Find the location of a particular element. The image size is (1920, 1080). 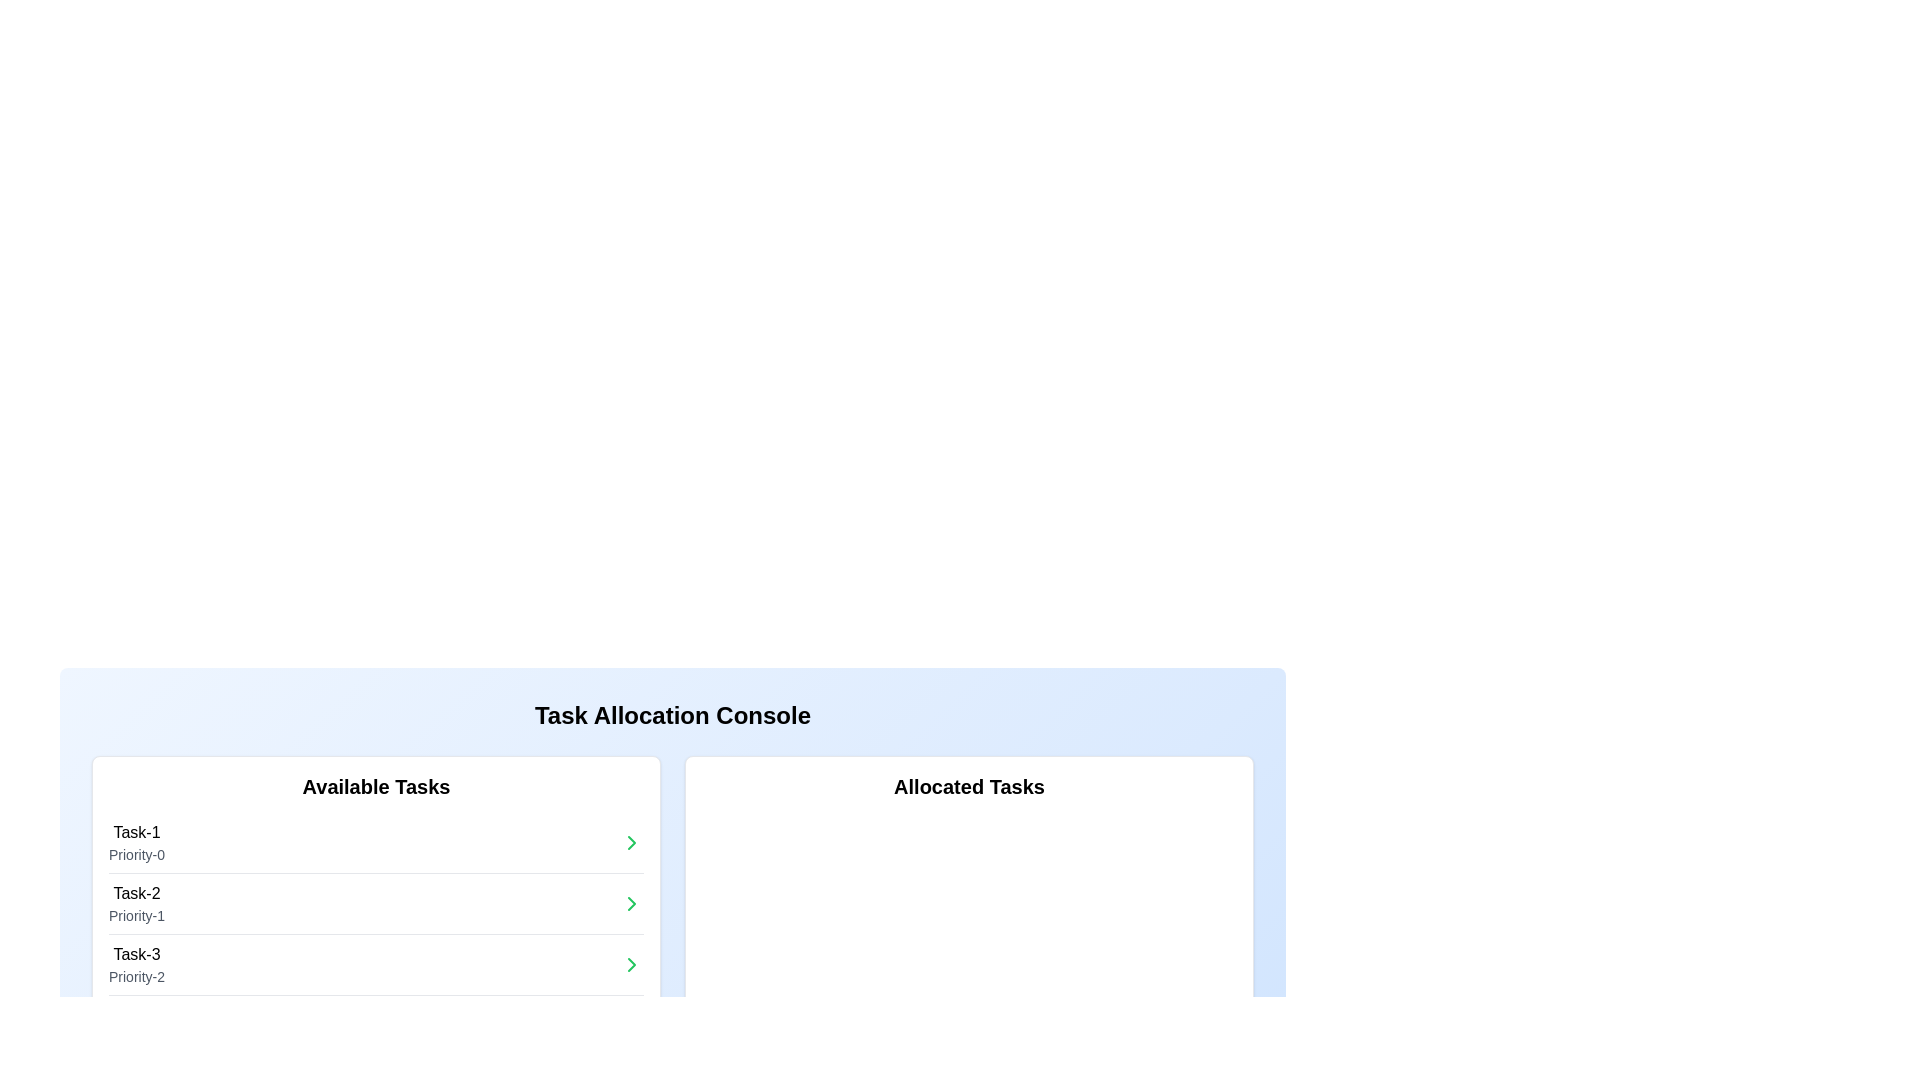

the Text label that displays the priority level of 'Task-1' located in the 'Available Tasks' section, directly beneath the 'Task-1' entry is located at coordinates (136, 855).